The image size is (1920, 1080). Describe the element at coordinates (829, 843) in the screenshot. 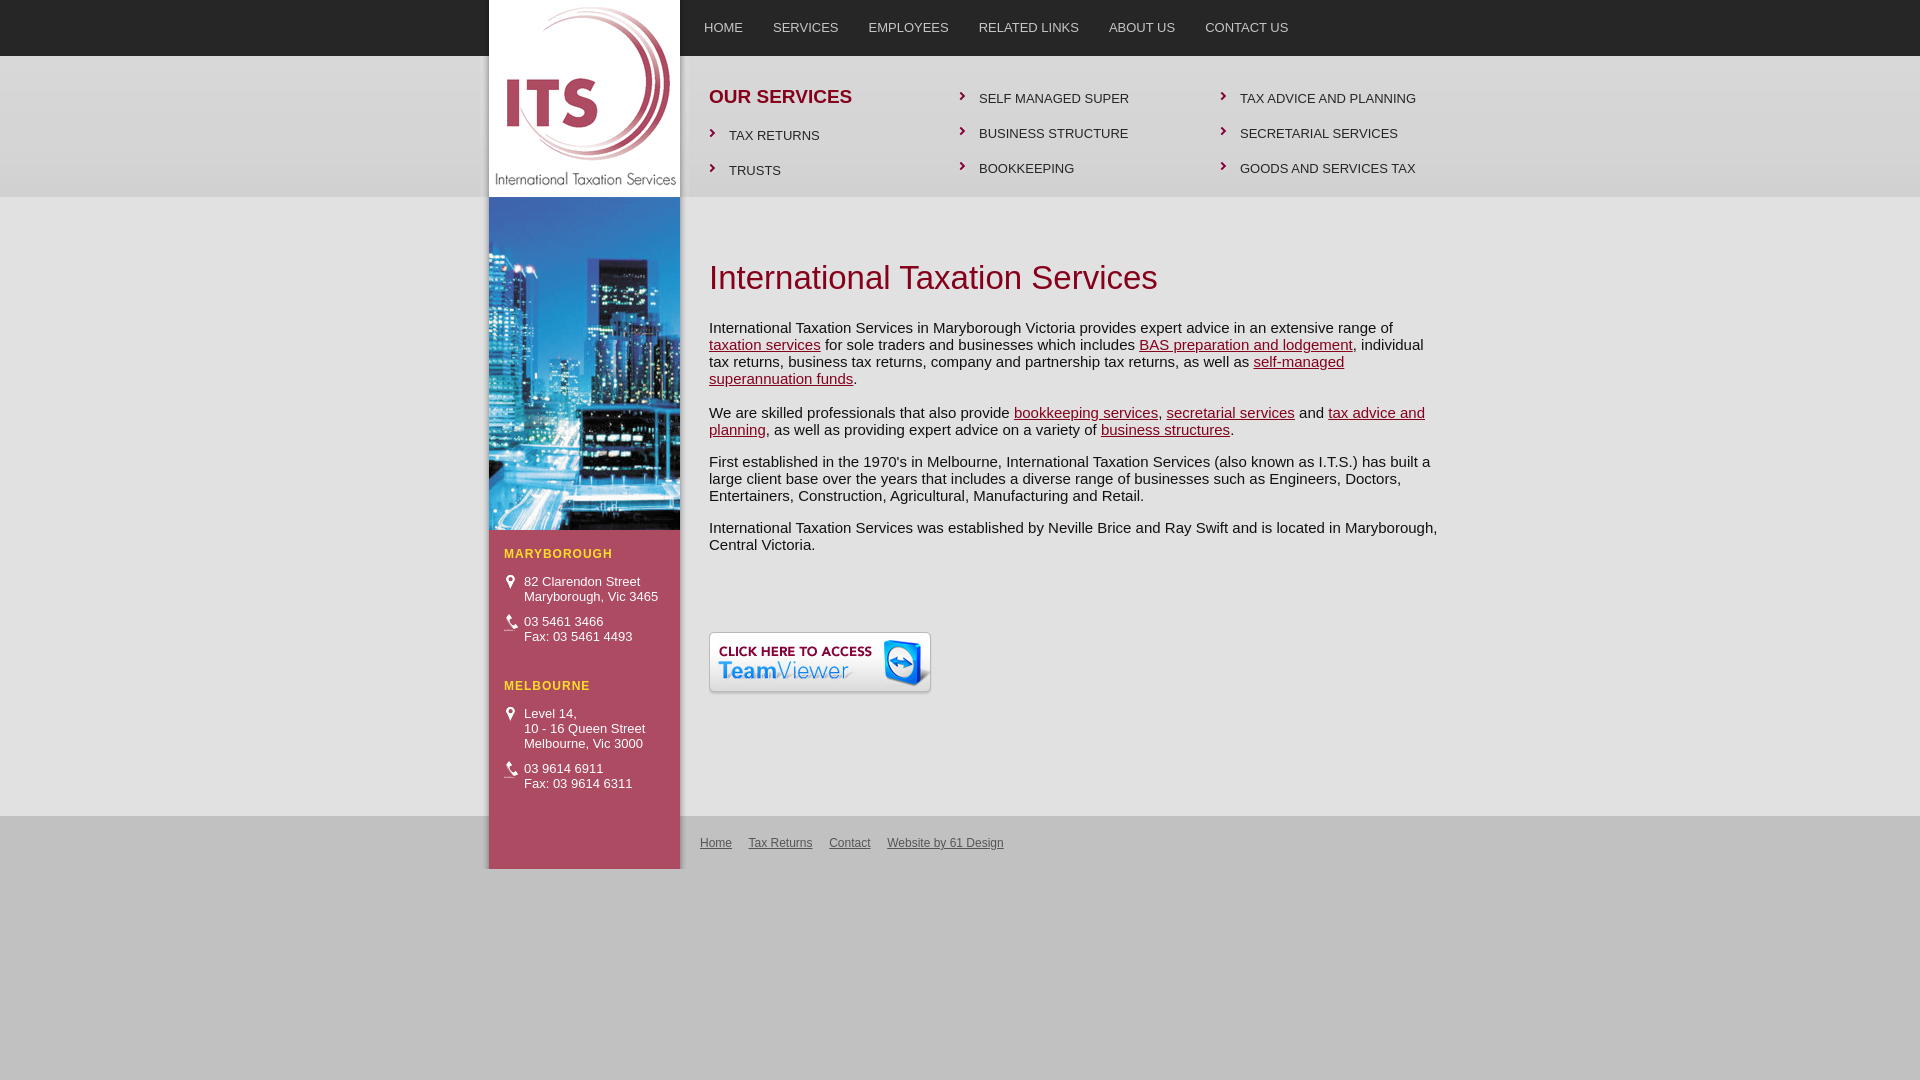

I see `'Contact'` at that location.